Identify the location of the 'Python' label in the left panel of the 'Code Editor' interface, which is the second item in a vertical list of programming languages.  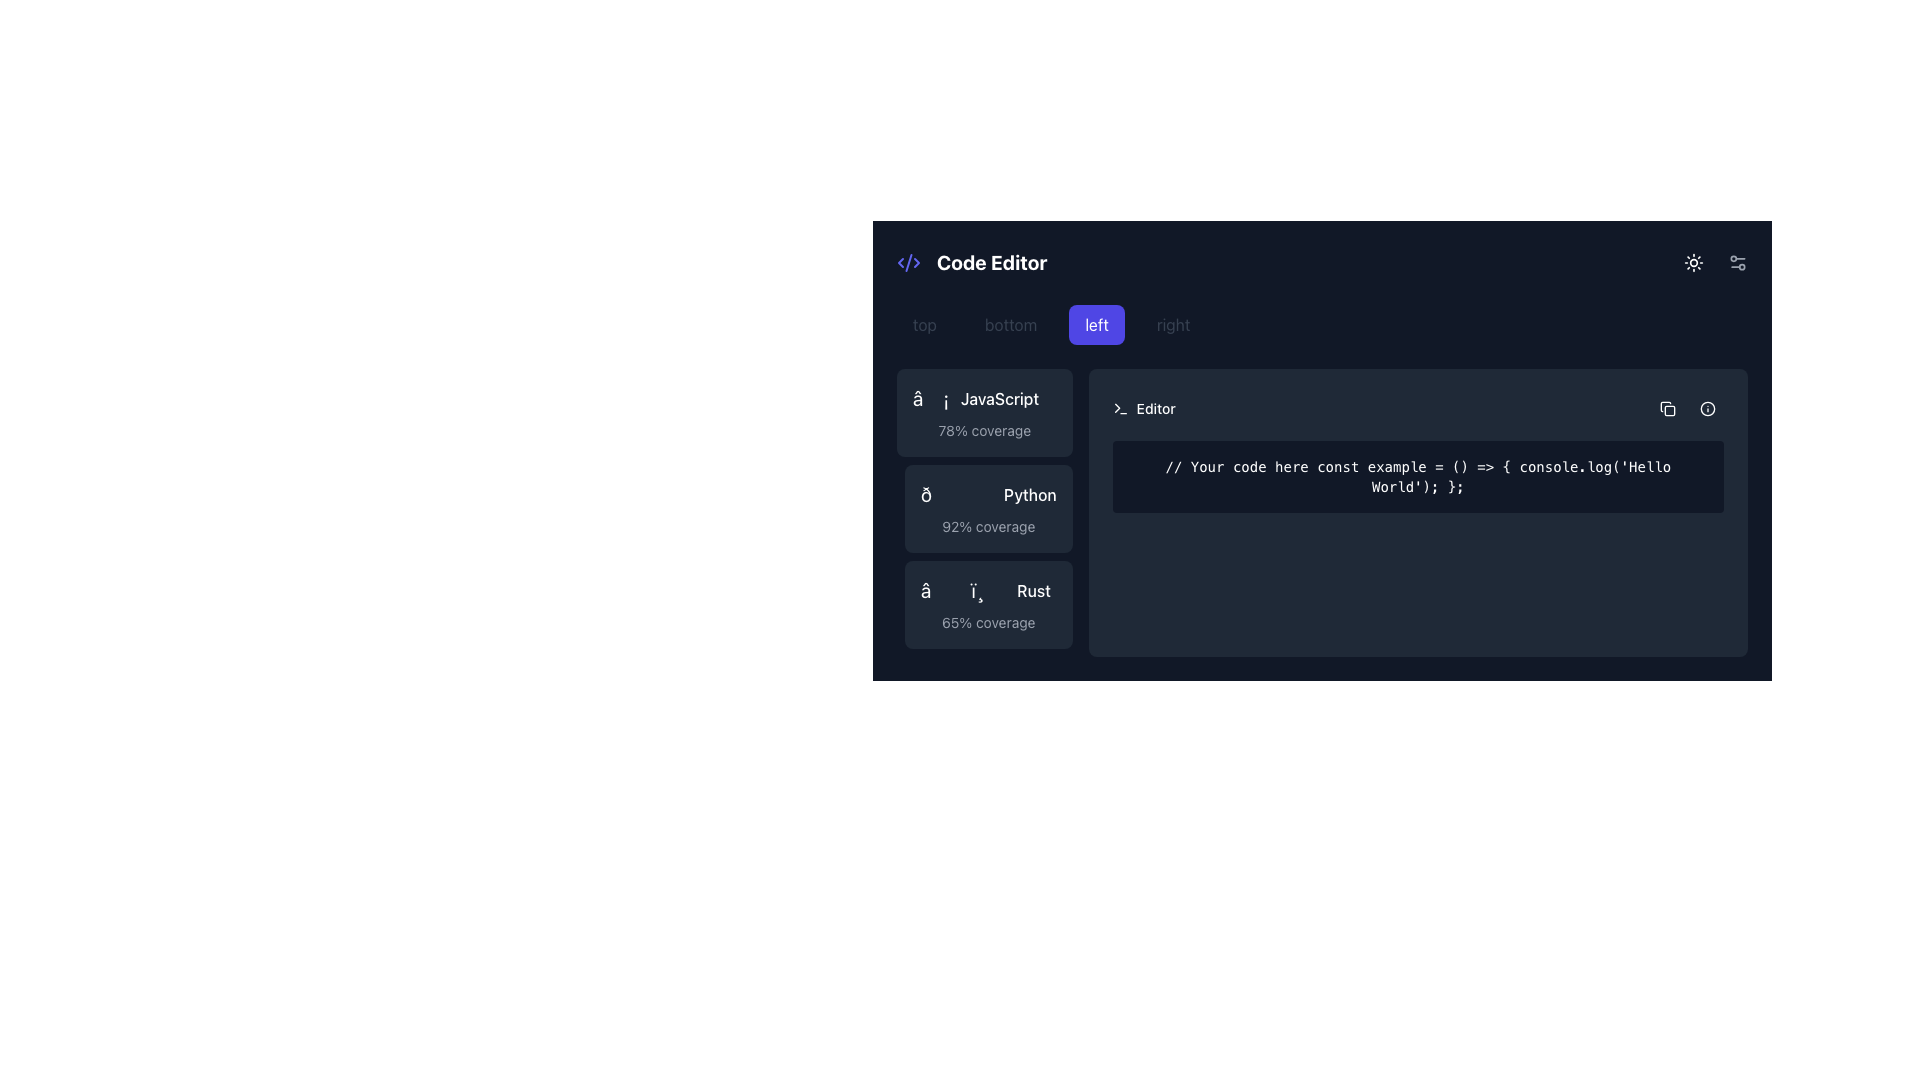
(1030, 494).